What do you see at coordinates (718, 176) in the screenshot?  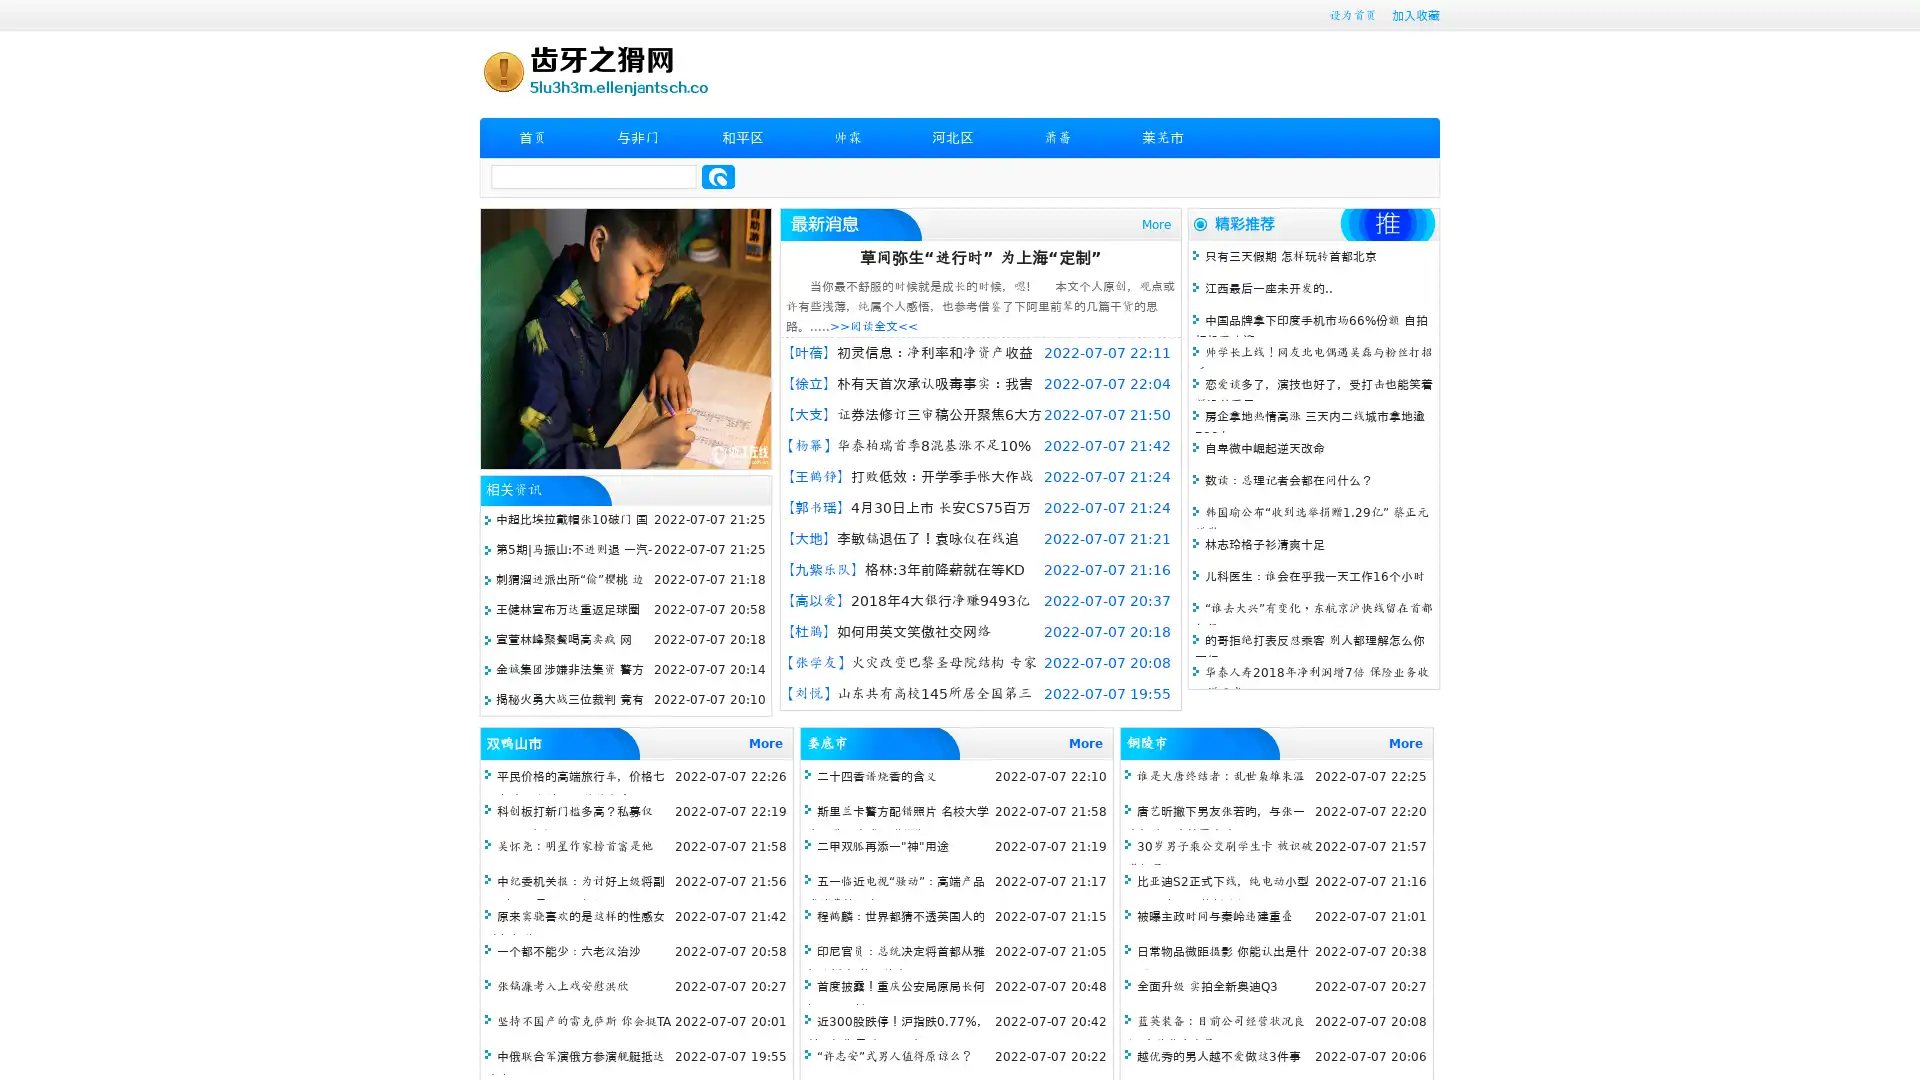 I see `Search` at bounding box center [718, 176].